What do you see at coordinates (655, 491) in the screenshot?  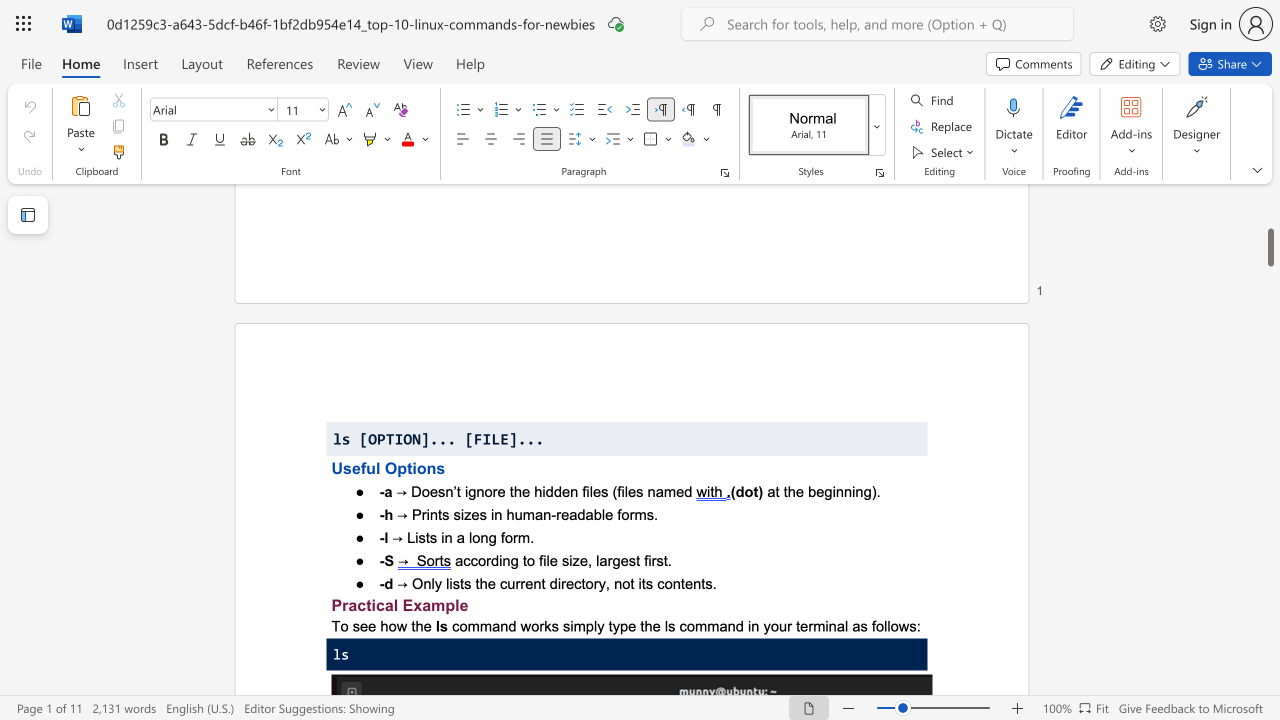 I see `the subset text "ame" within the text "ignore the hidden files (files named"` at bounding box center [655, 491].